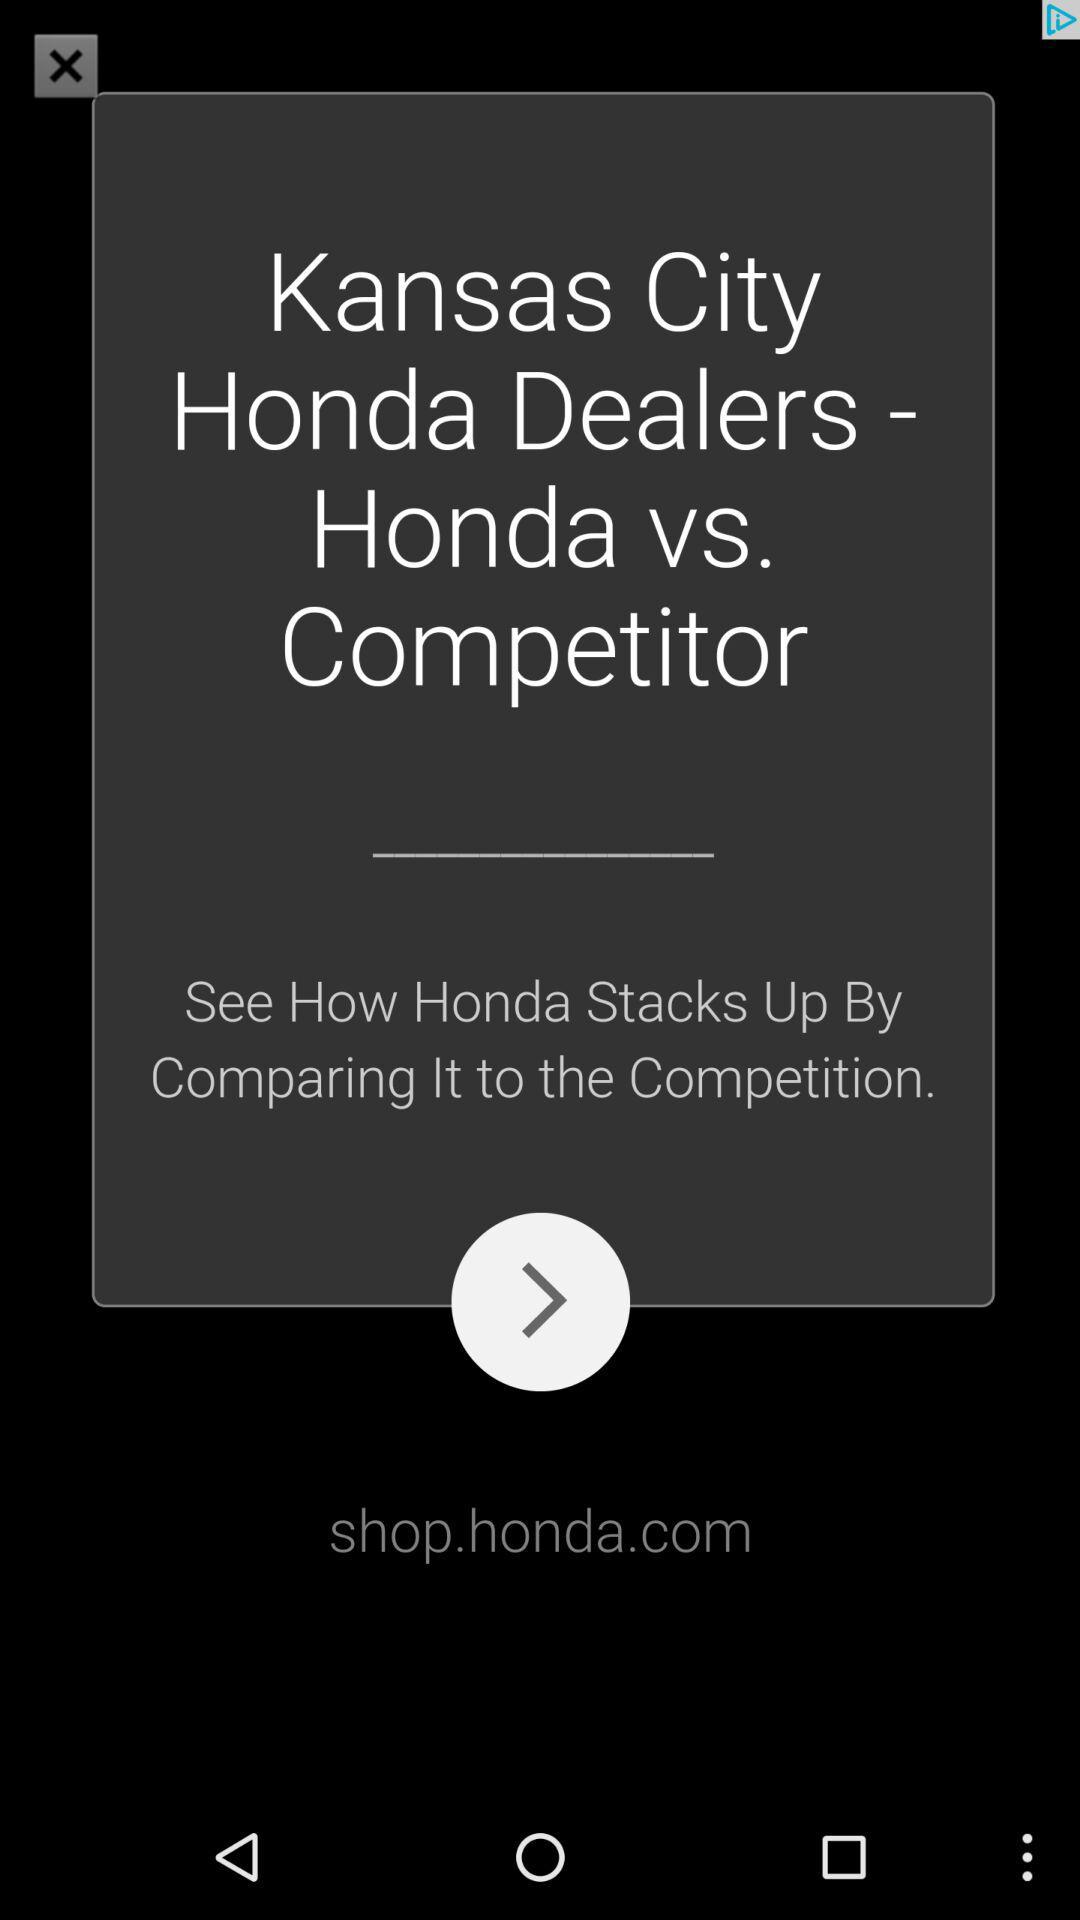 The width and height of the screenshot is (1080, 1920). What do you see at coordinates (64, 70) in the screenshot?
I see `the close icon` at bounding box center [64, 70].